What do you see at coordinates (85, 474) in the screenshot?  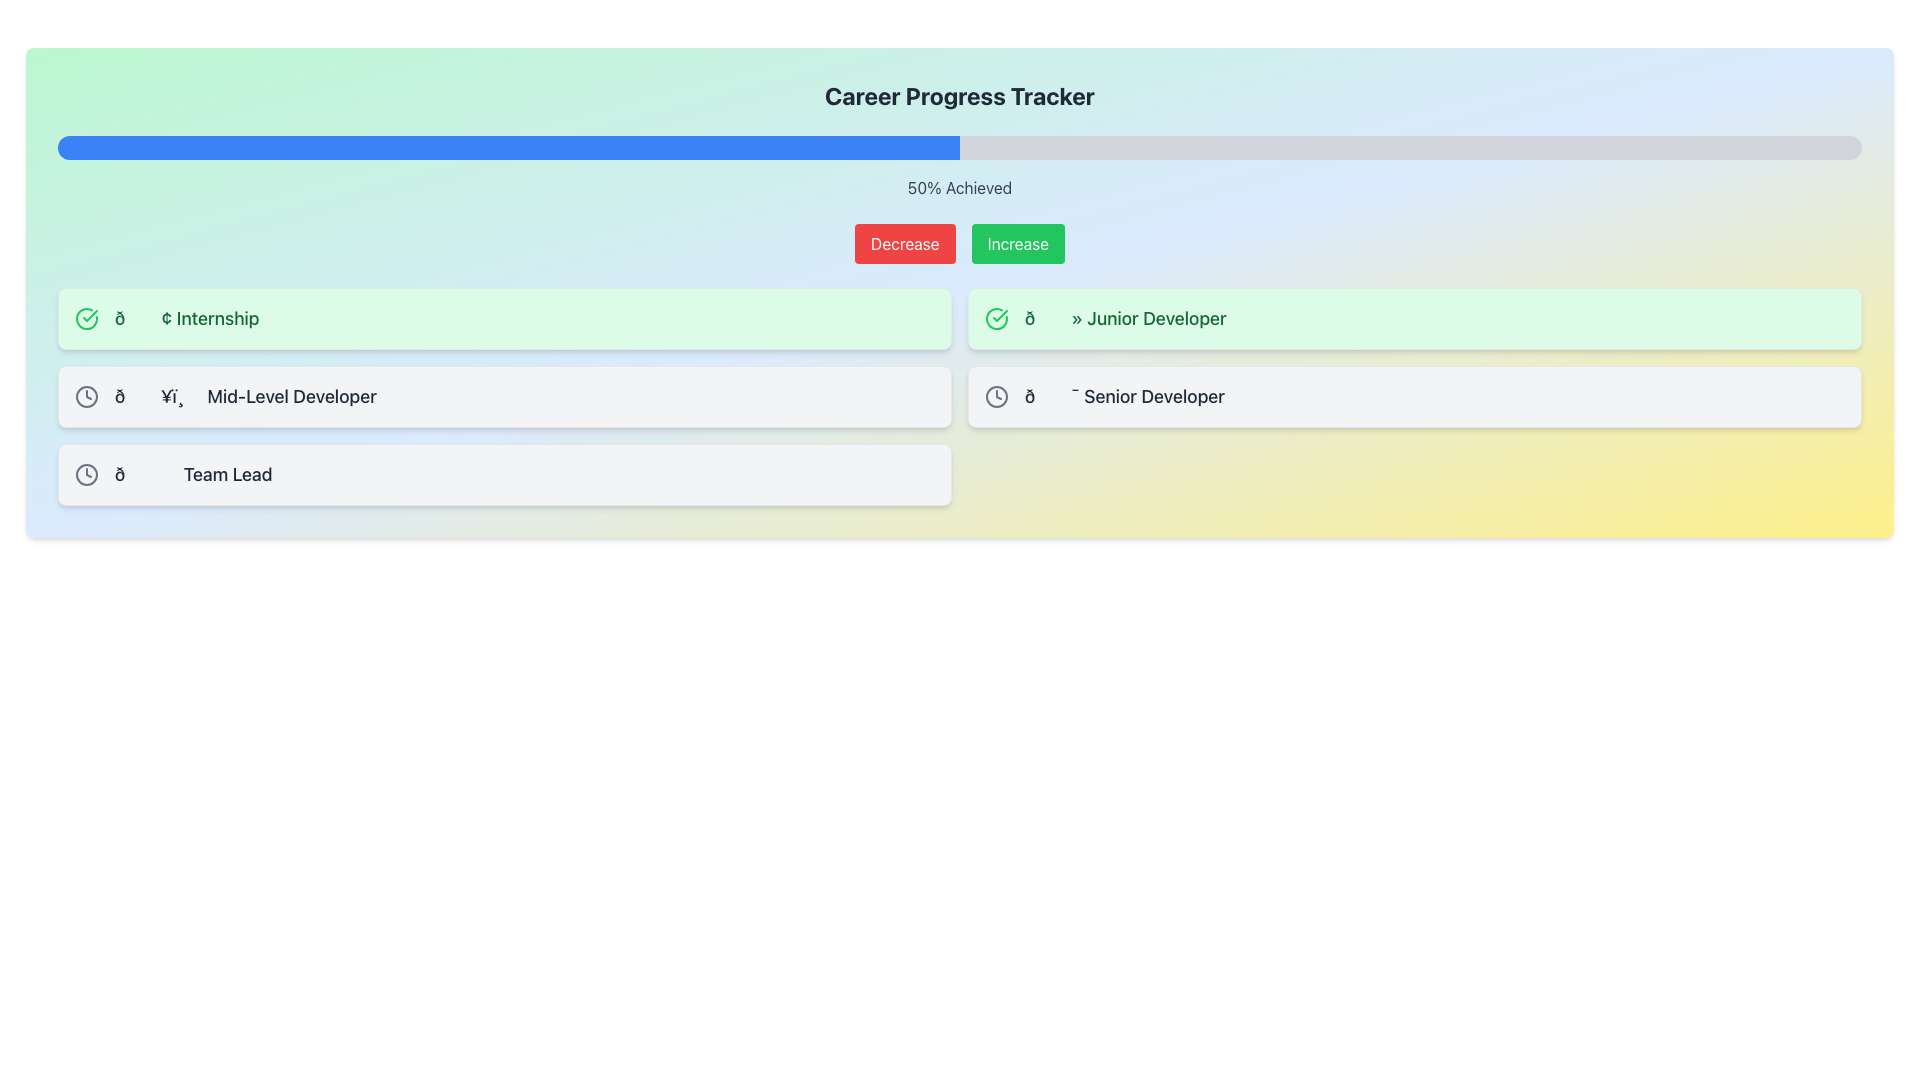 I see `the time or schedule icon representing the 'Team Lead' milestone located to the left of the 'Team Lead' text within the bordered rectangular section at the bottom of the interface` at bounding box center [85, 474].